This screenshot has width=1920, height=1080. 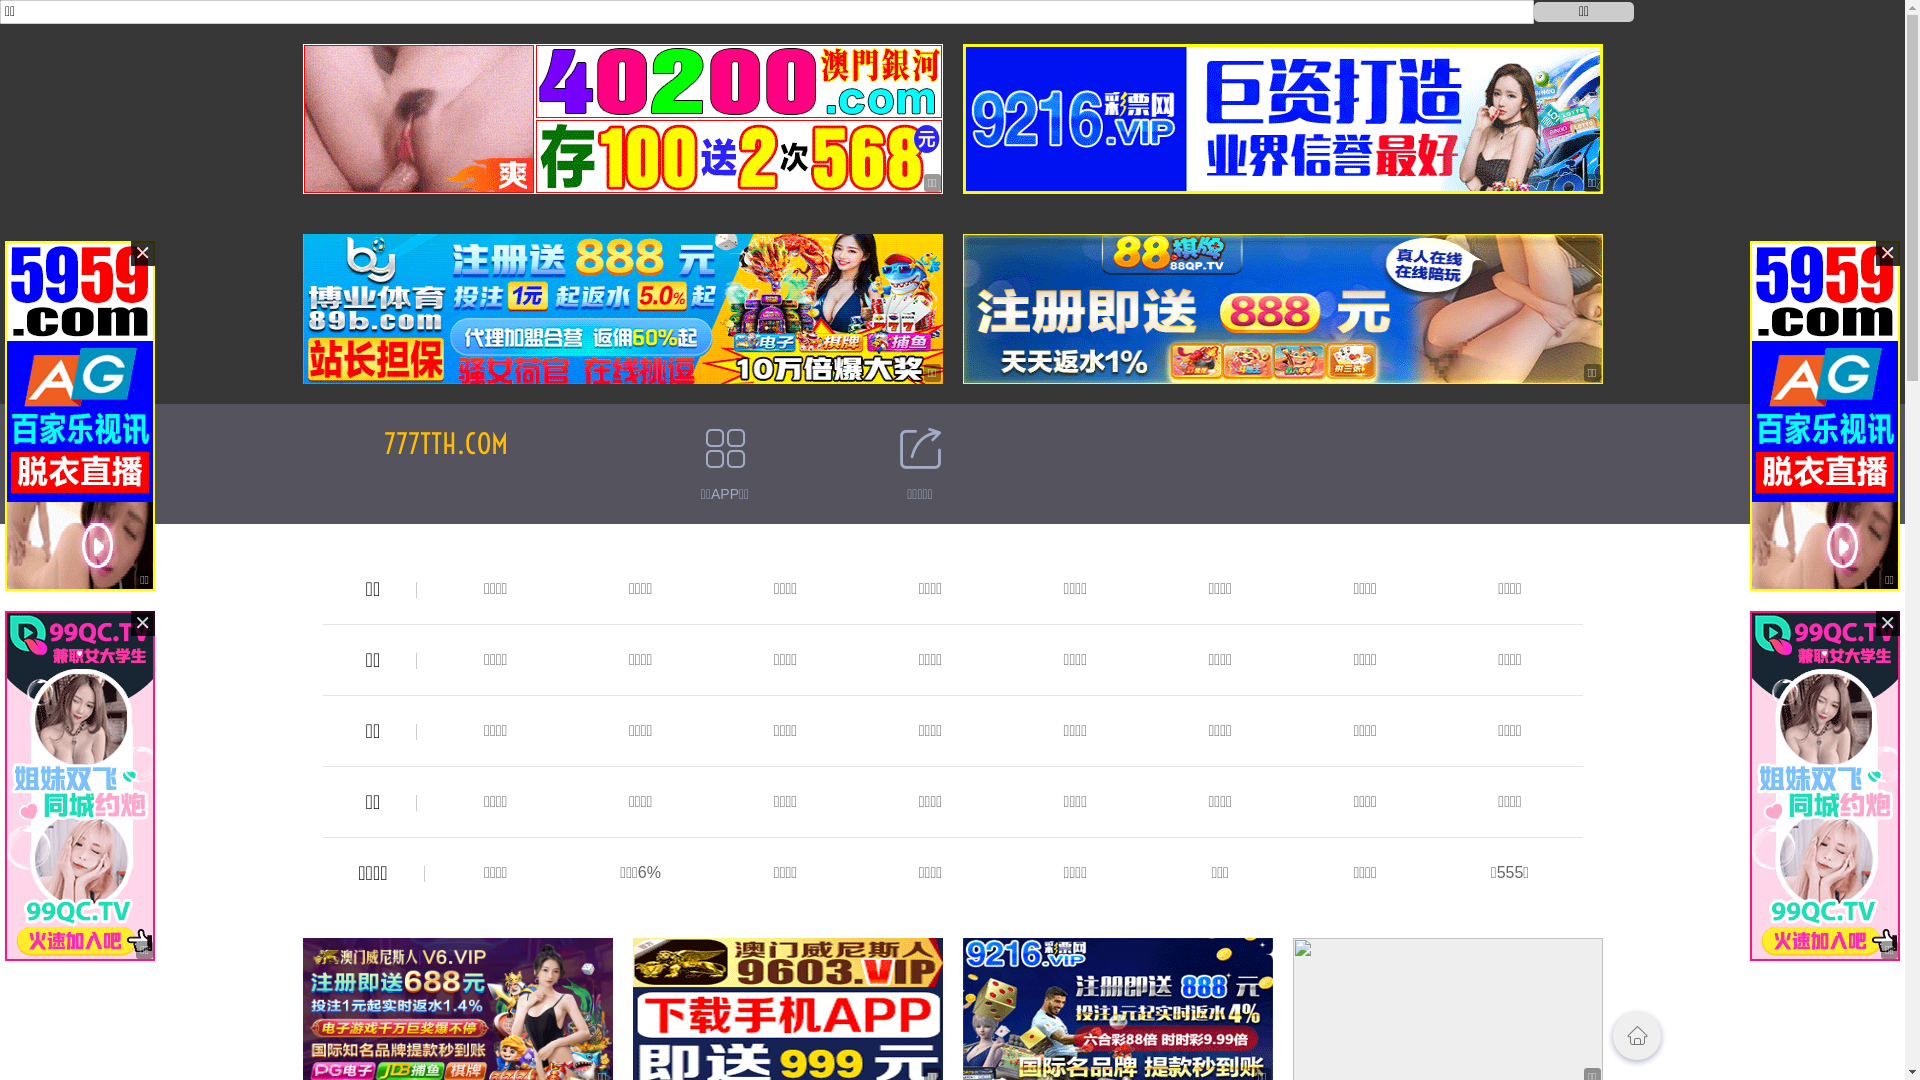 What do you see at coordinates (445, 442) in the screenshot?
I see `'777TTH.COM'` at bounding box center [445, 442].